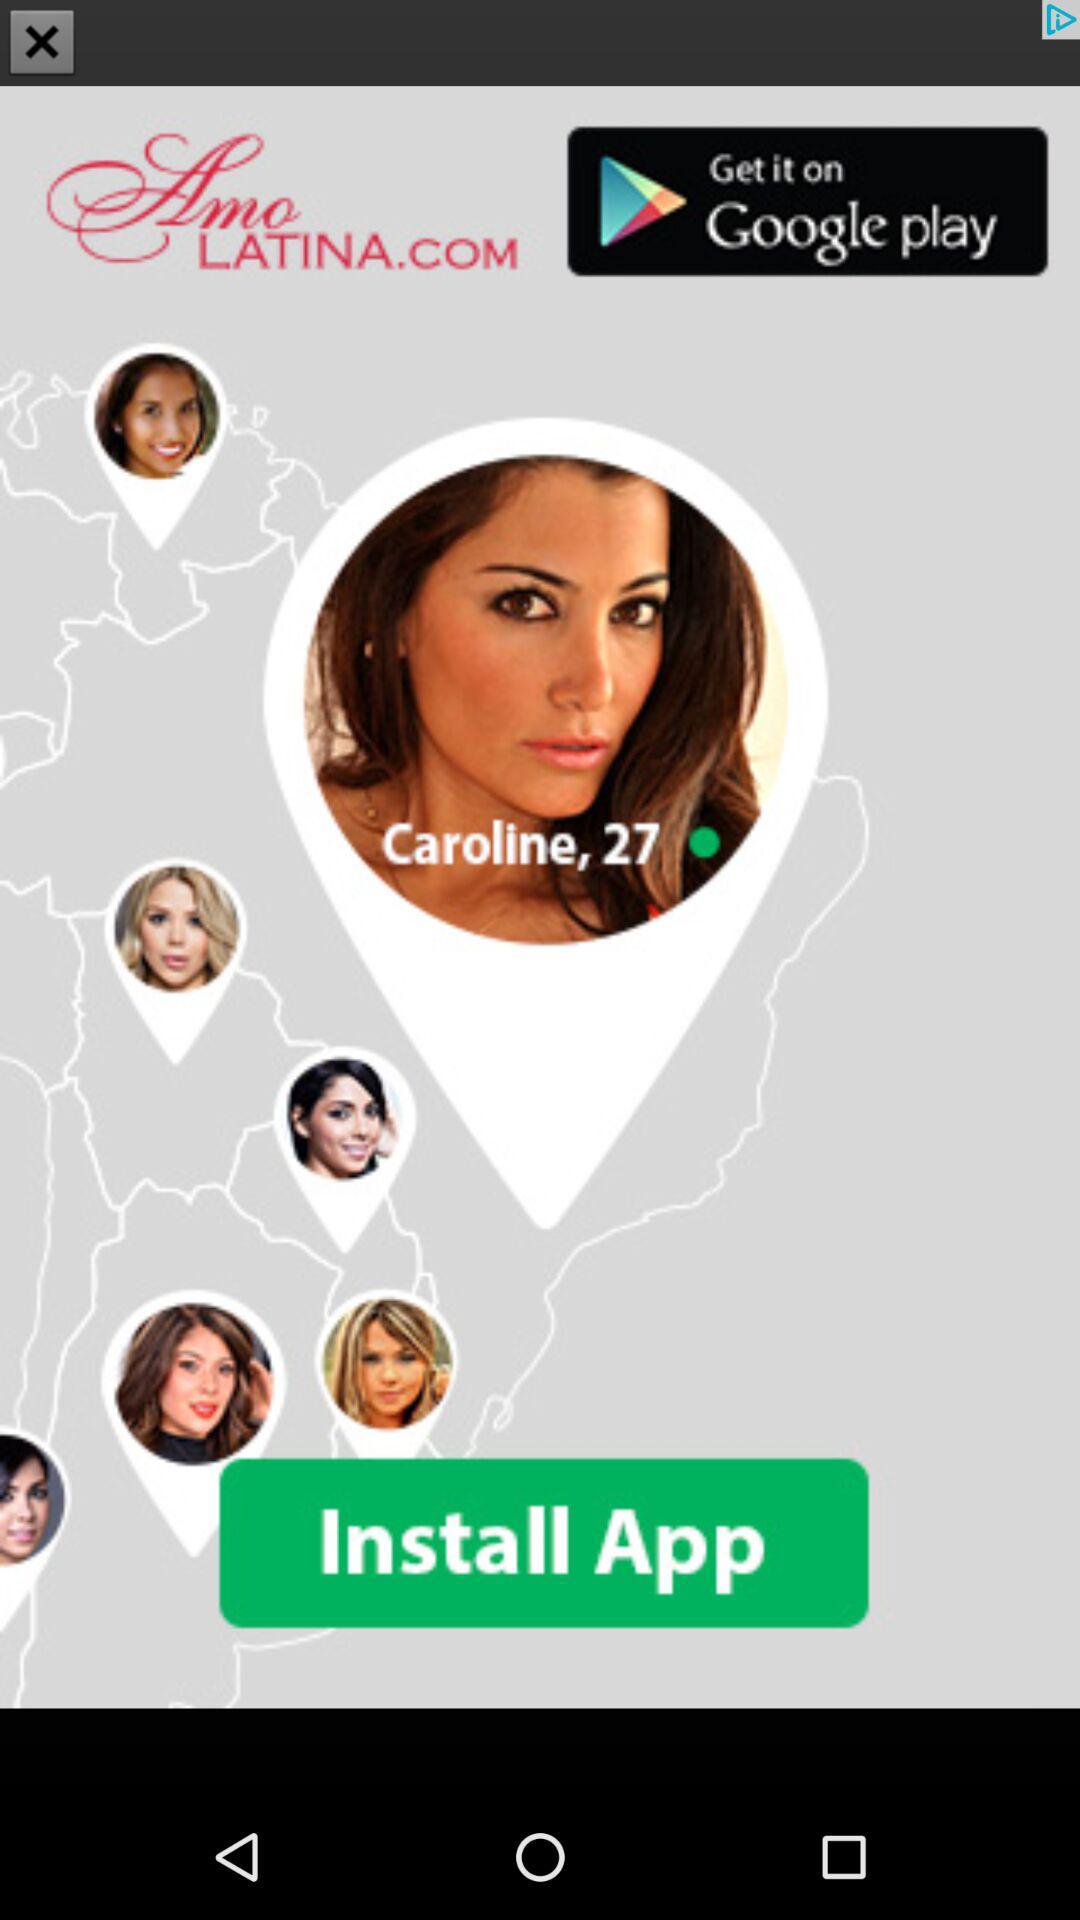  What do you see at coordinates (42, 44) in the screenshot?
I see `the close icon` at bounding box center [42, 44].